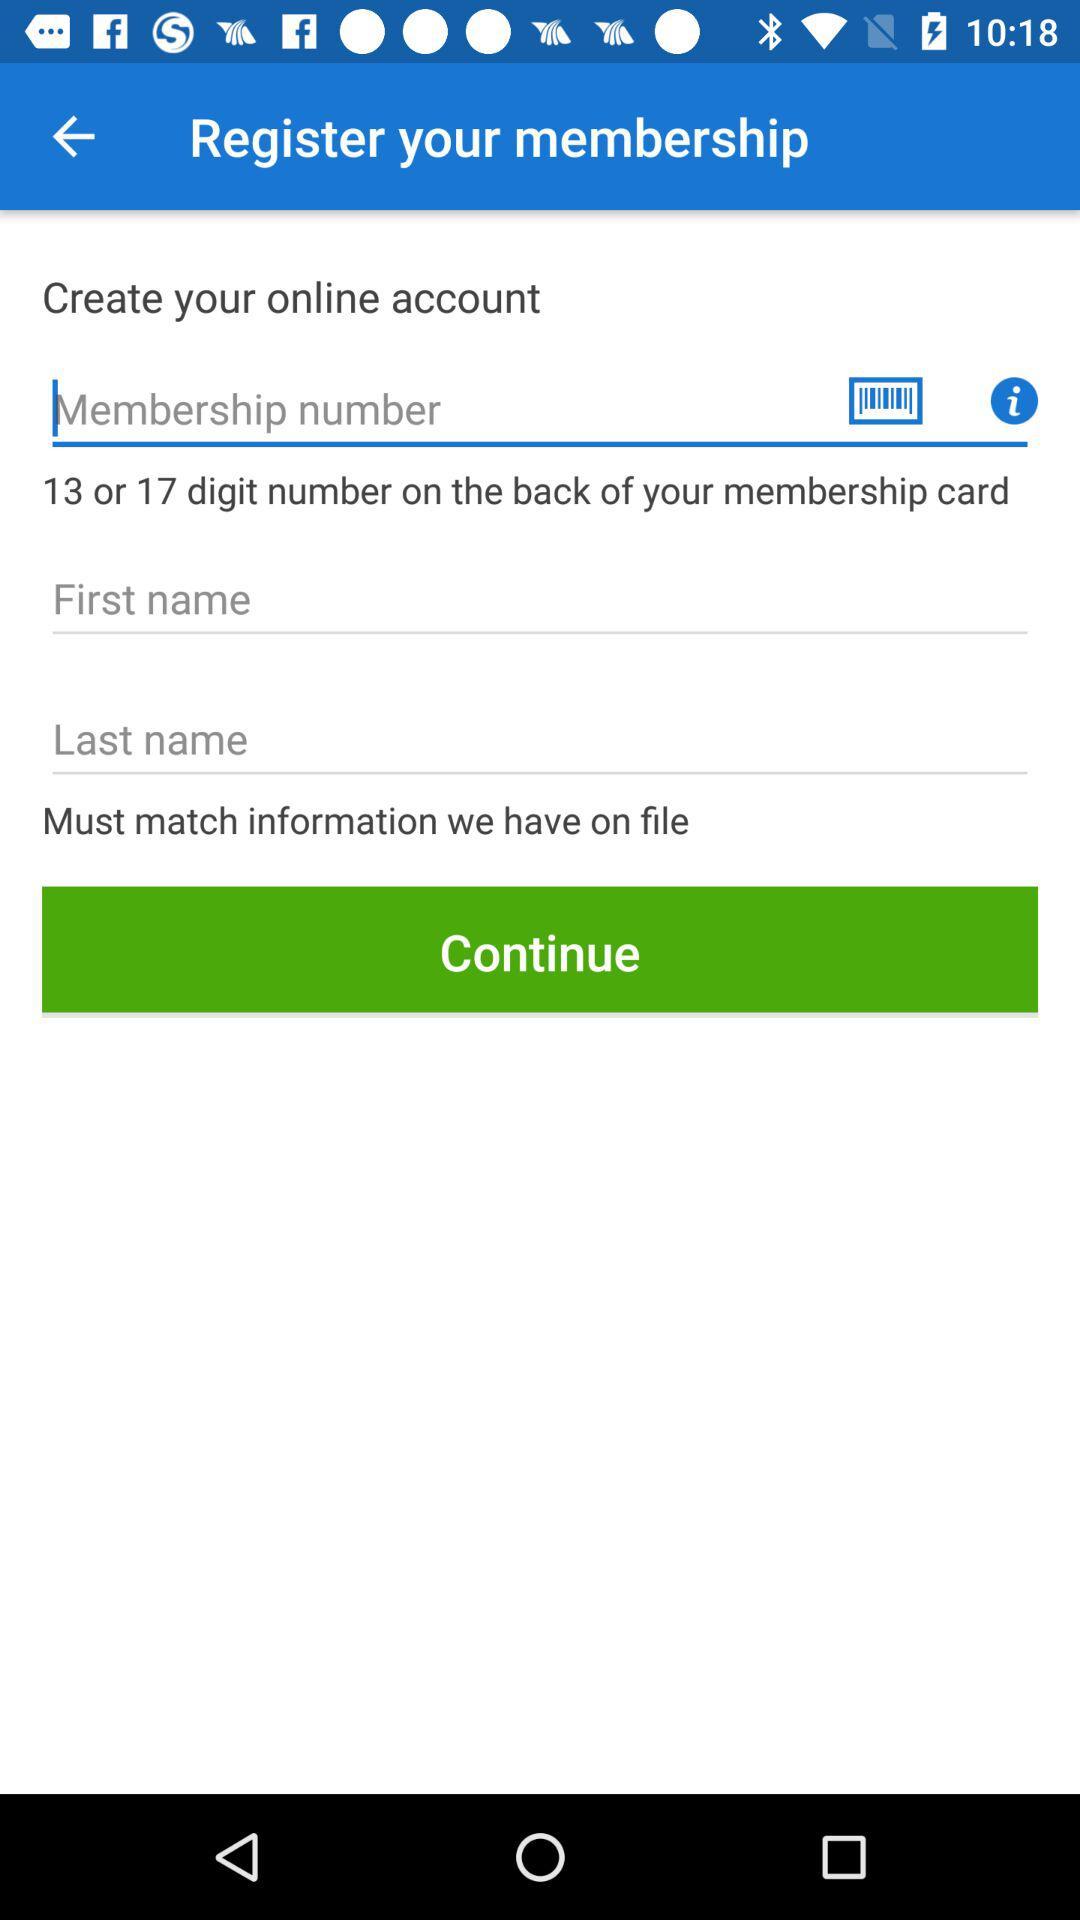  What do you see at coordinates (540, 951) in the screenshot?
I see `enter continue` at bounding box center [540, 951].